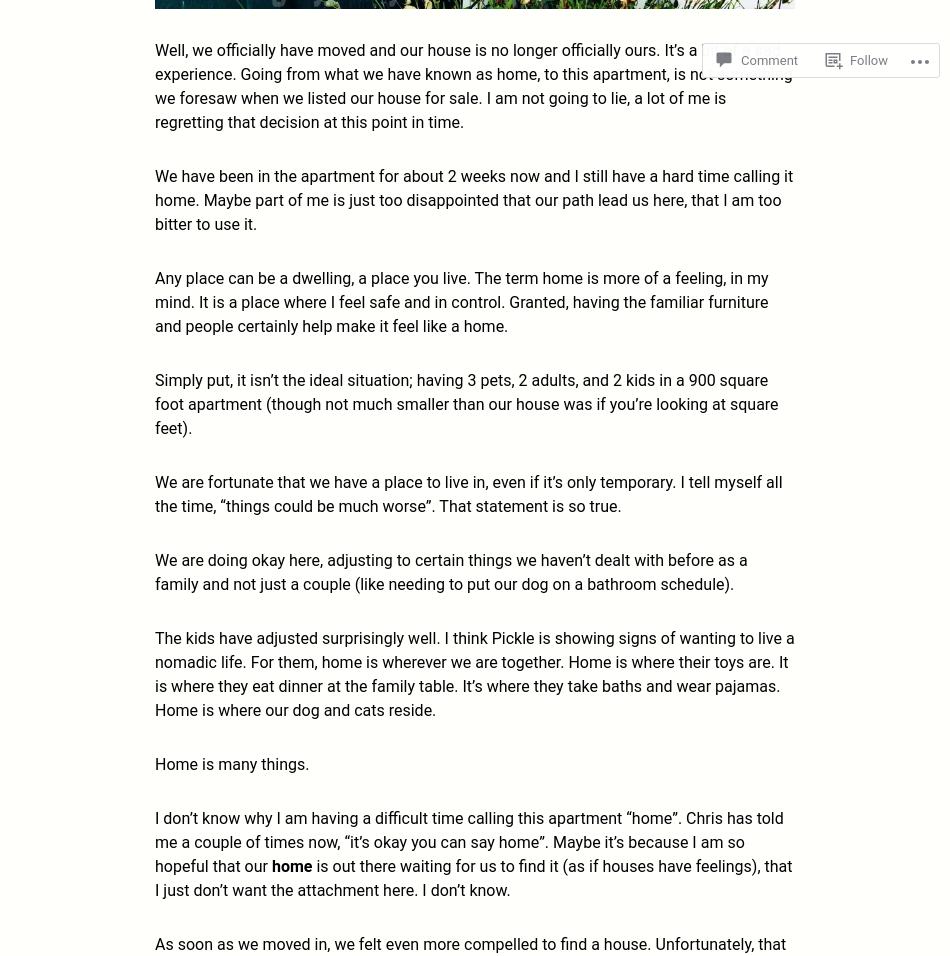  Describe the element at coordinates (472, 199) in the screenshot. I see `'We have been in the apartment for about 2 weeks now and I still have a hard time calling it home. Maybe part of me is just too disappointed that our path lead us here, that I am too bitter to use it.'` at that location.